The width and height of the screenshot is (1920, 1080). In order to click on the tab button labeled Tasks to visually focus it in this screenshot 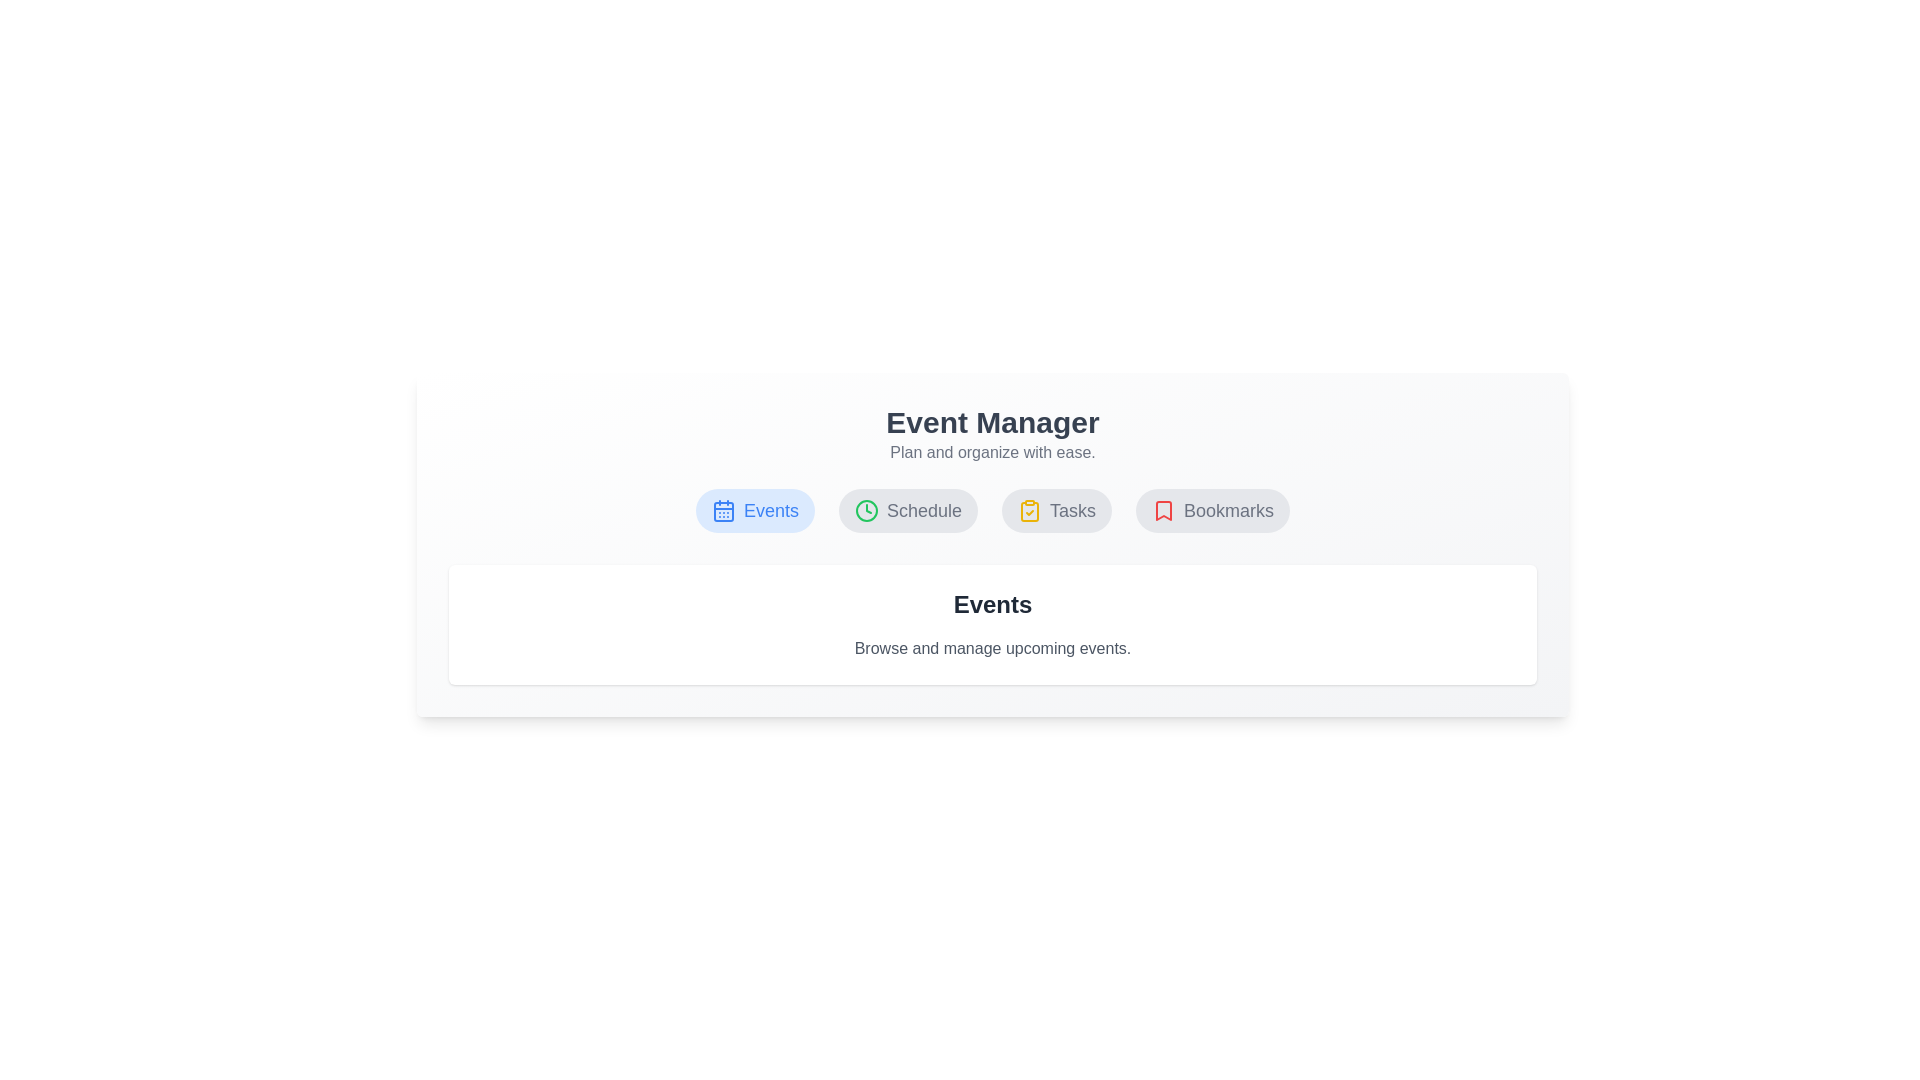, I will do `click(1055, 509)`.